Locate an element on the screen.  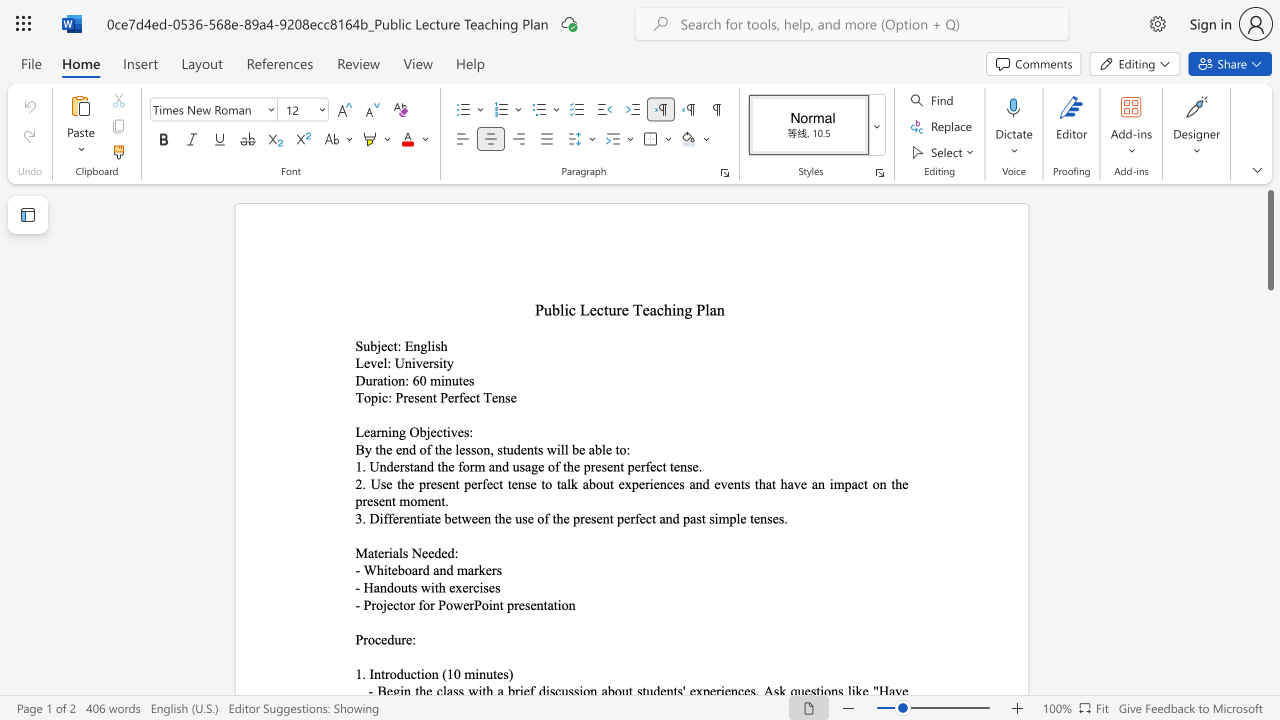
the subset text "0 m" within the text "Duration: 60 minutes" is located at coordinates (418, 380).